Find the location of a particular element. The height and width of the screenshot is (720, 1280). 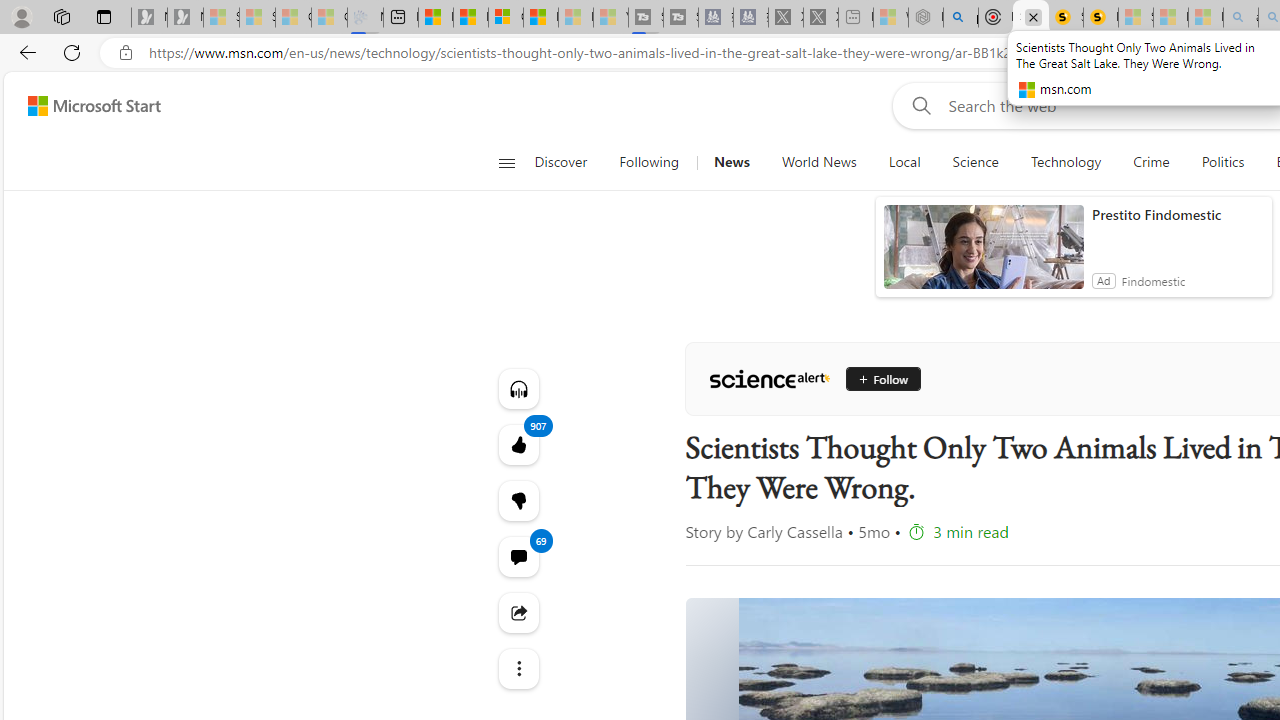

'Michelle Starr, Senior Journalist at ScienceAlert' is located at coordinates (1099, 17).